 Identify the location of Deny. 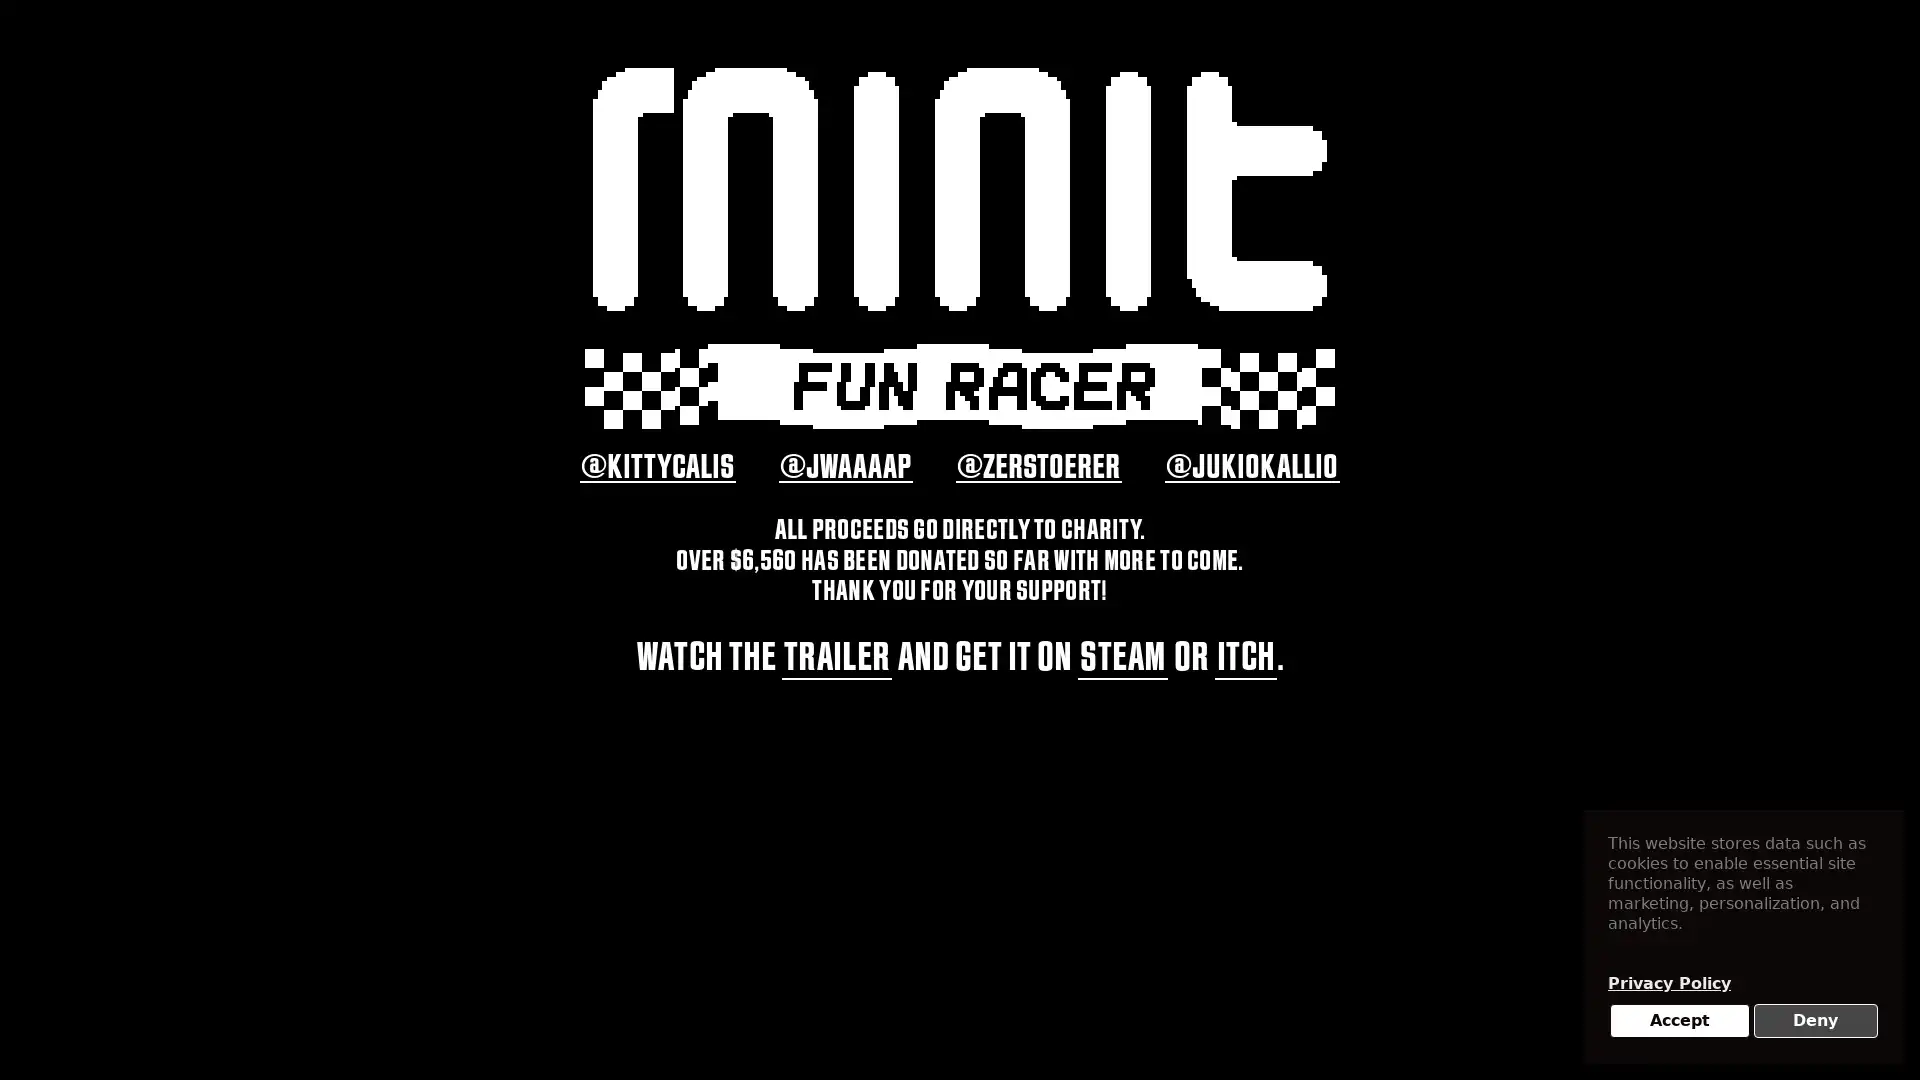
(1815, 1021).